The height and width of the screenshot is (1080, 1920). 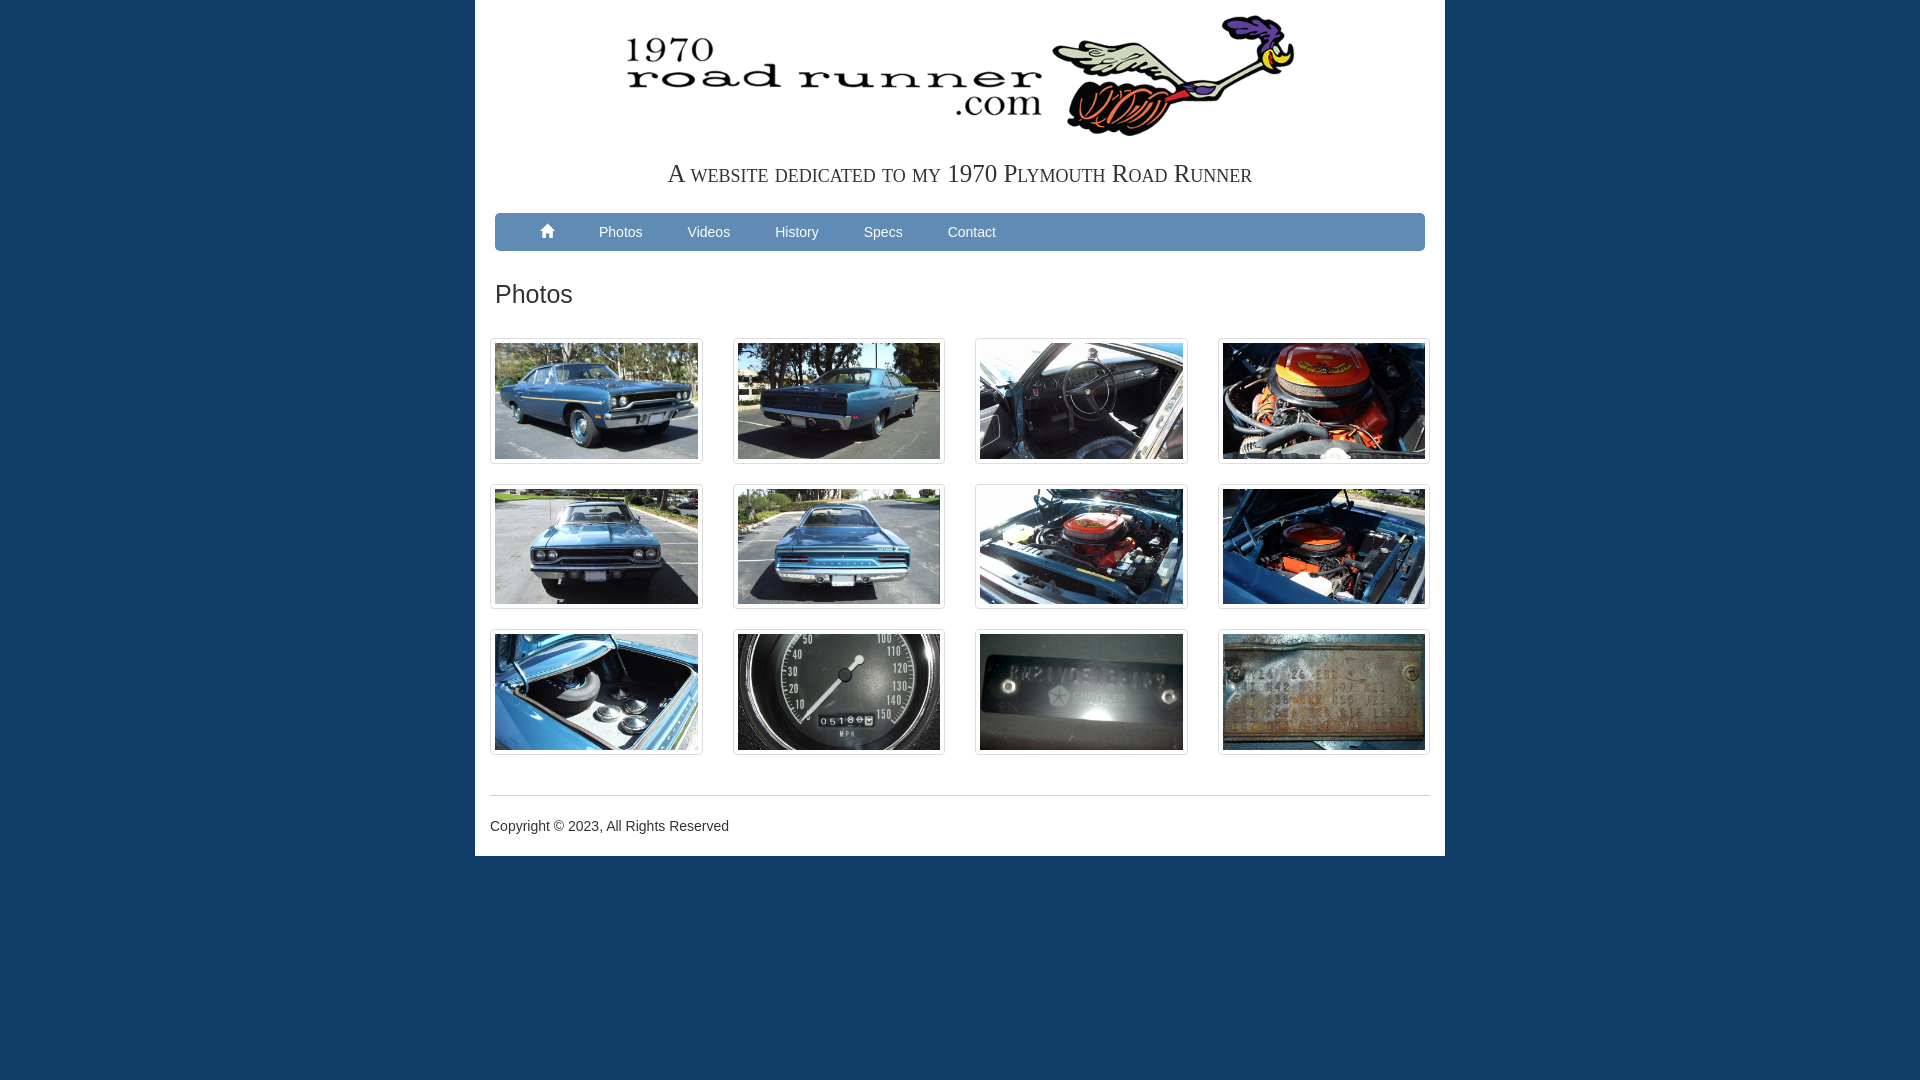 What do you see at coordinates (795, 230) in the screenshot?
I see `'History'` at bounding box center [795, 230].